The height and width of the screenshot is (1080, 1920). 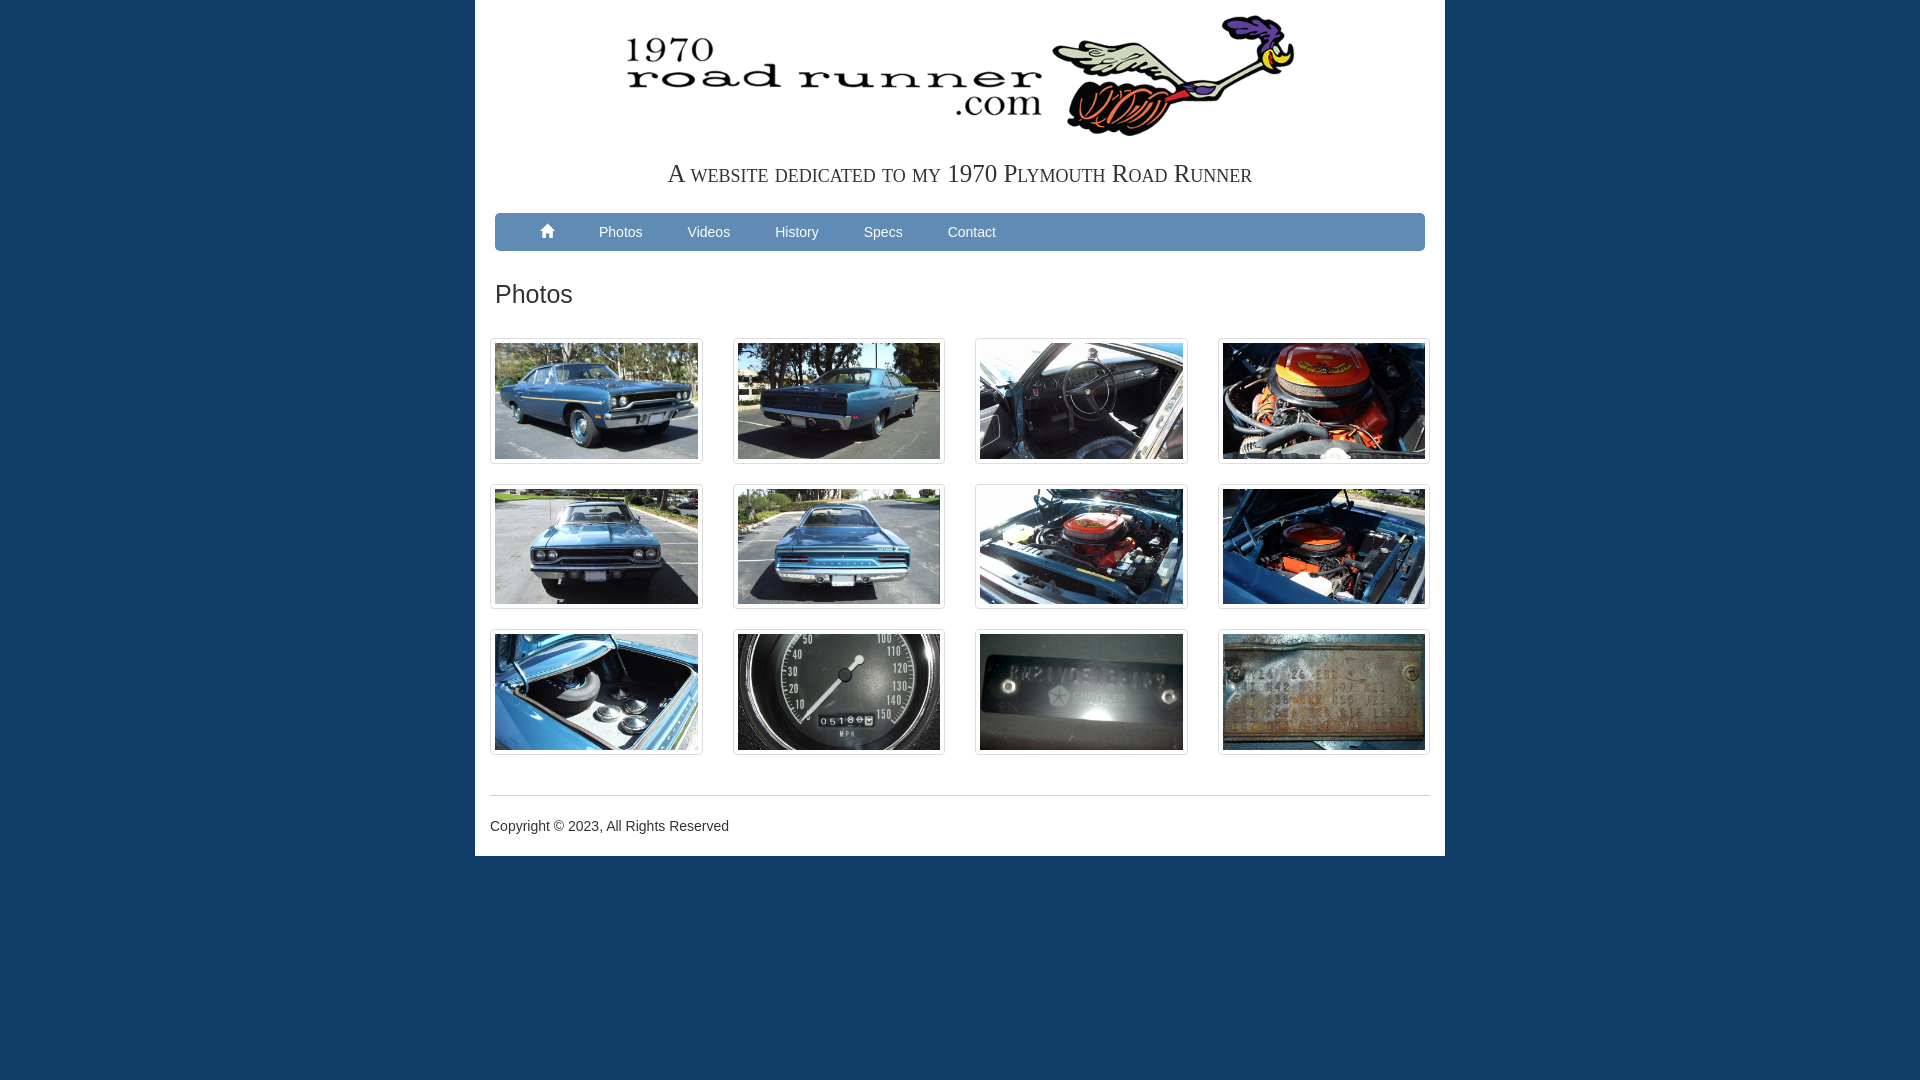 What do you see at coordinates (795, 230) in the screenshot?
I see `'History'` at bounding box center [795, 230].